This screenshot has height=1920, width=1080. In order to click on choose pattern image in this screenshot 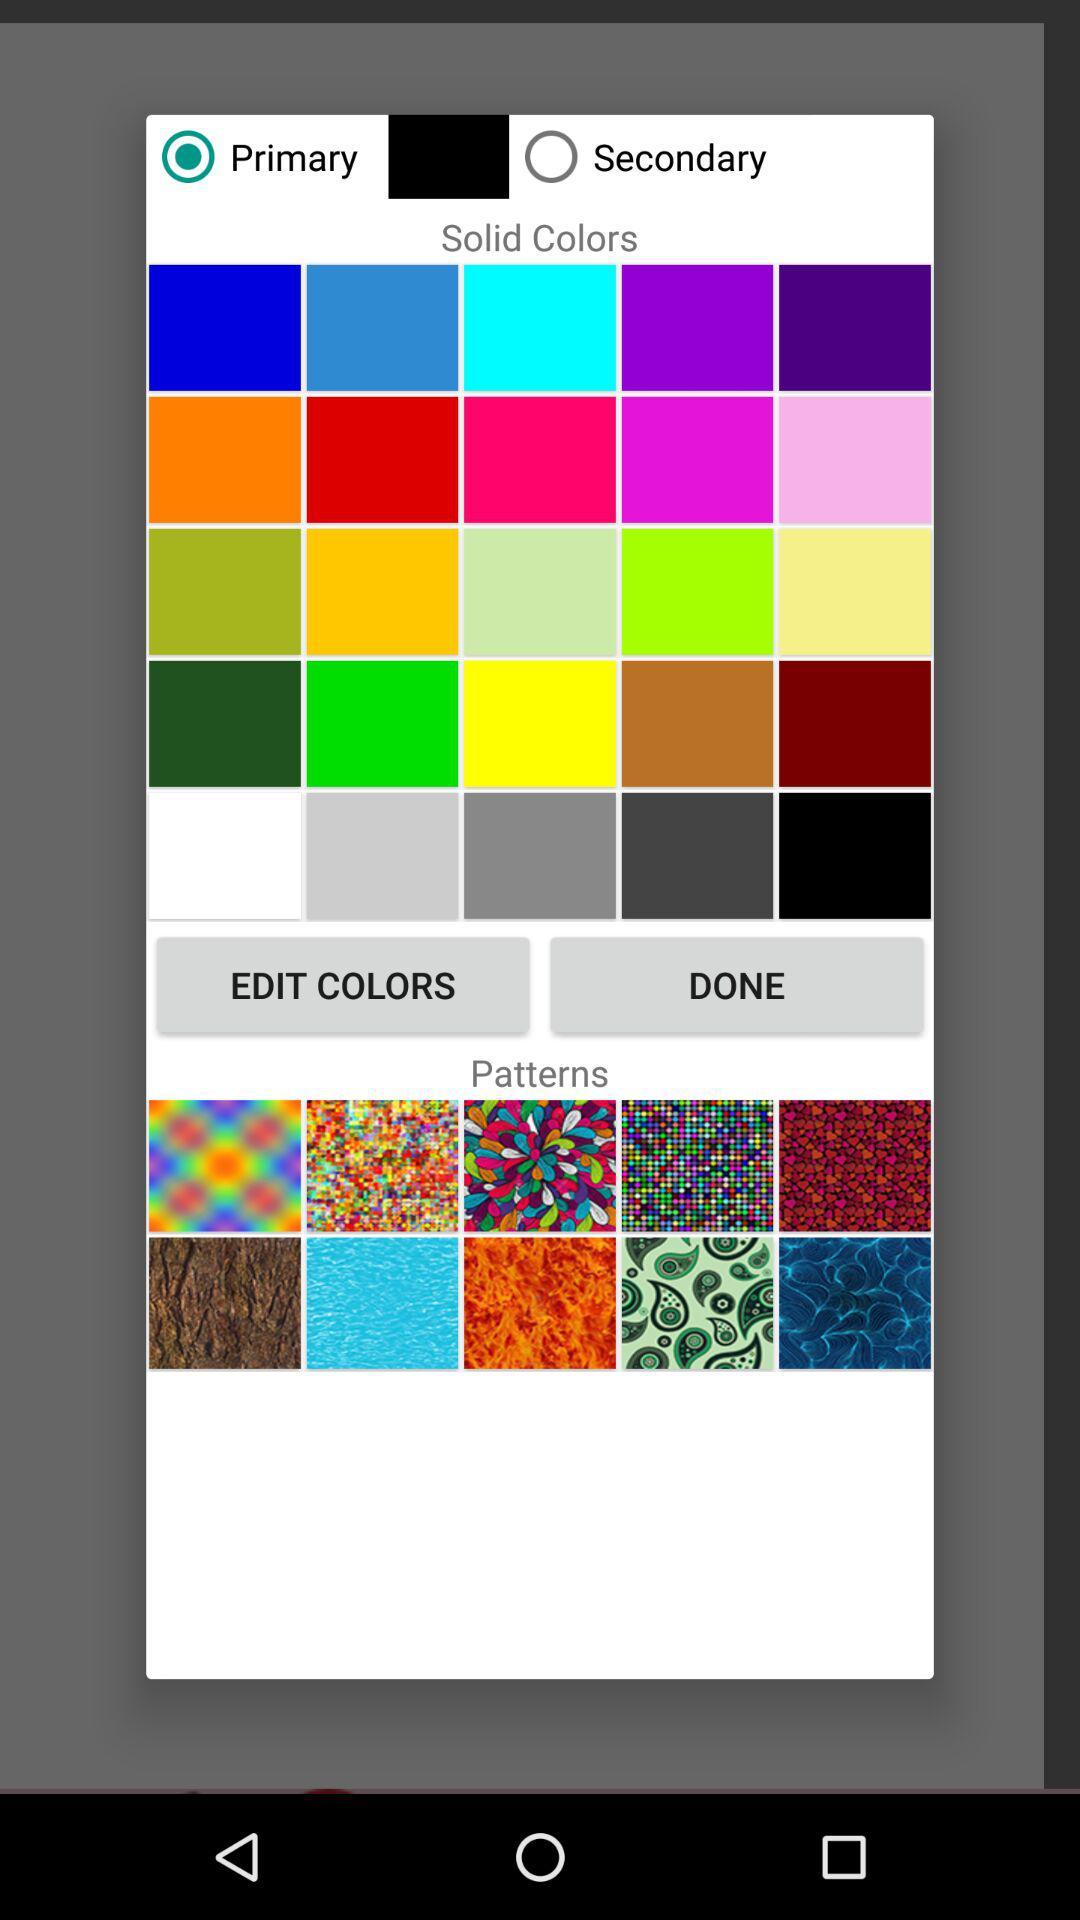, I will do `click(855, 1165)`.